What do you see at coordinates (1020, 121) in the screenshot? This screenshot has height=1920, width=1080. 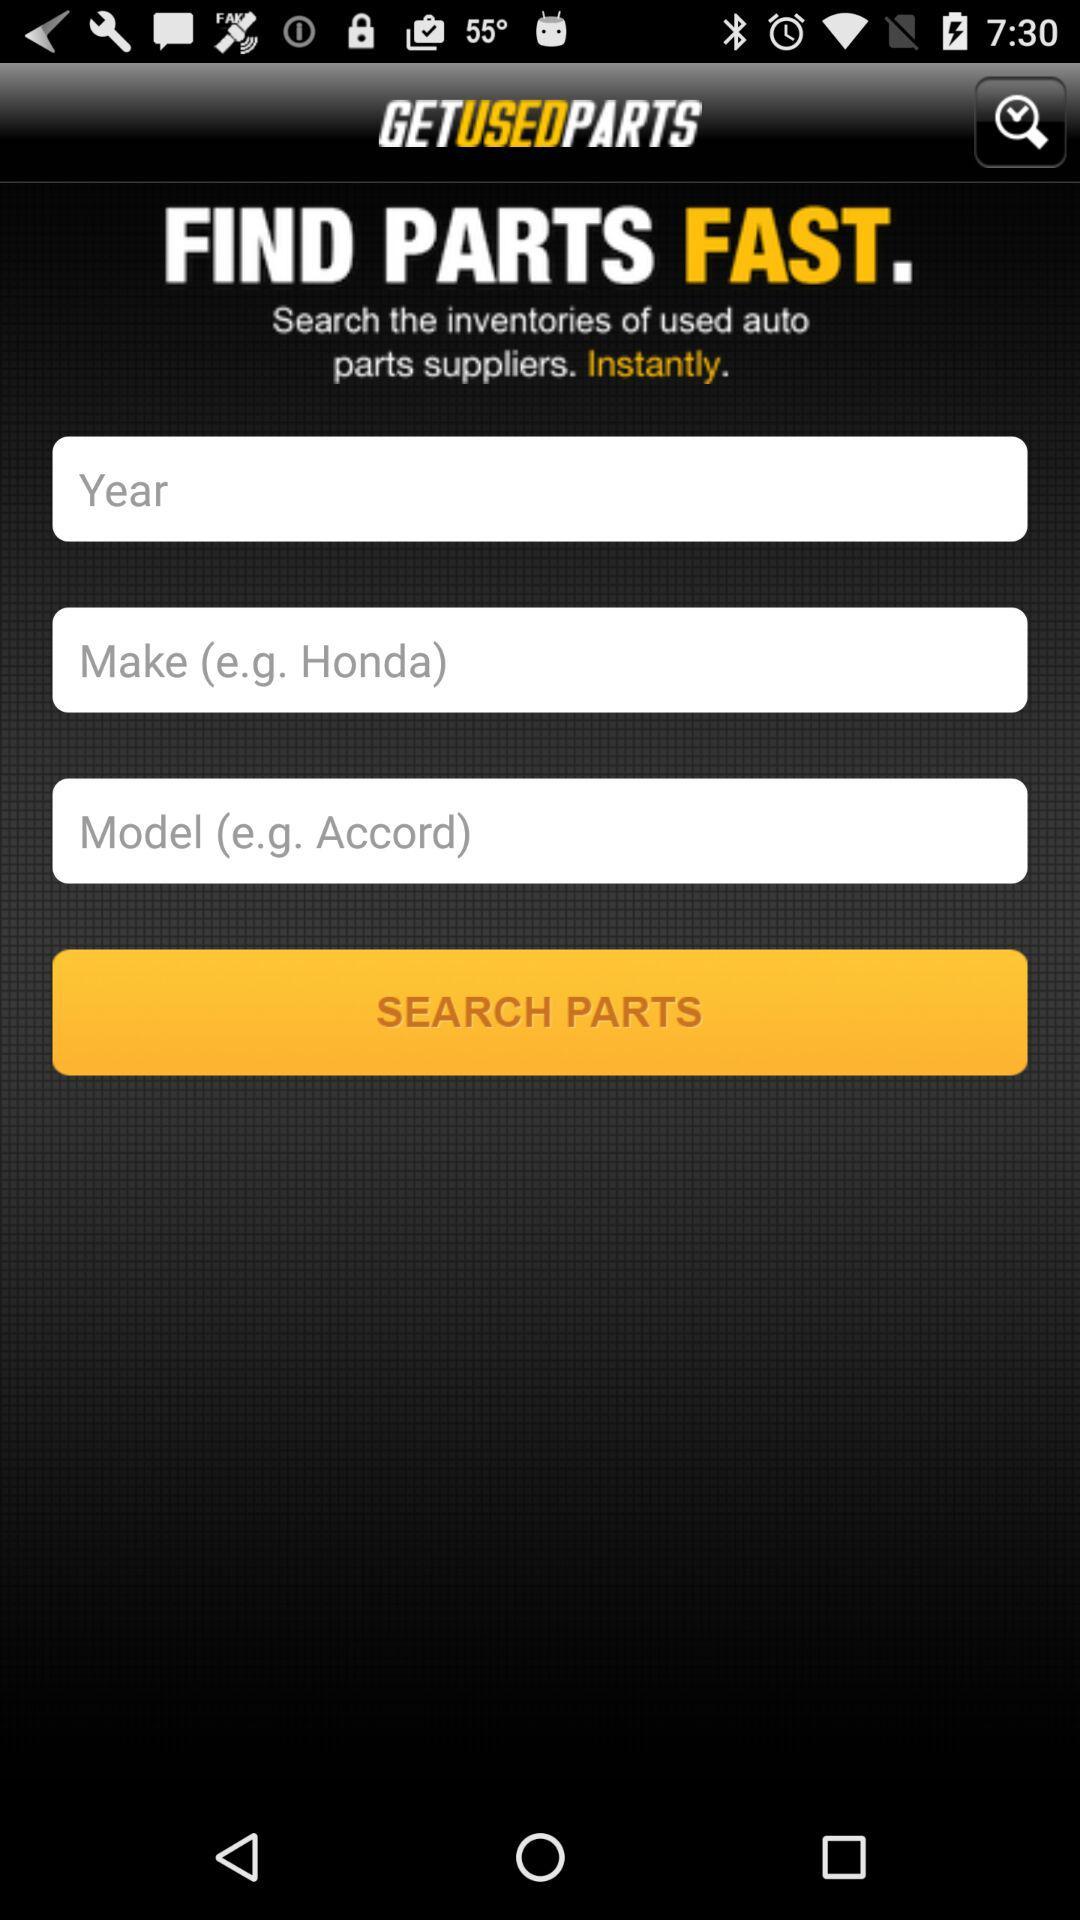 I see `icon at the top right corner` at bounding box center [1020, 121].